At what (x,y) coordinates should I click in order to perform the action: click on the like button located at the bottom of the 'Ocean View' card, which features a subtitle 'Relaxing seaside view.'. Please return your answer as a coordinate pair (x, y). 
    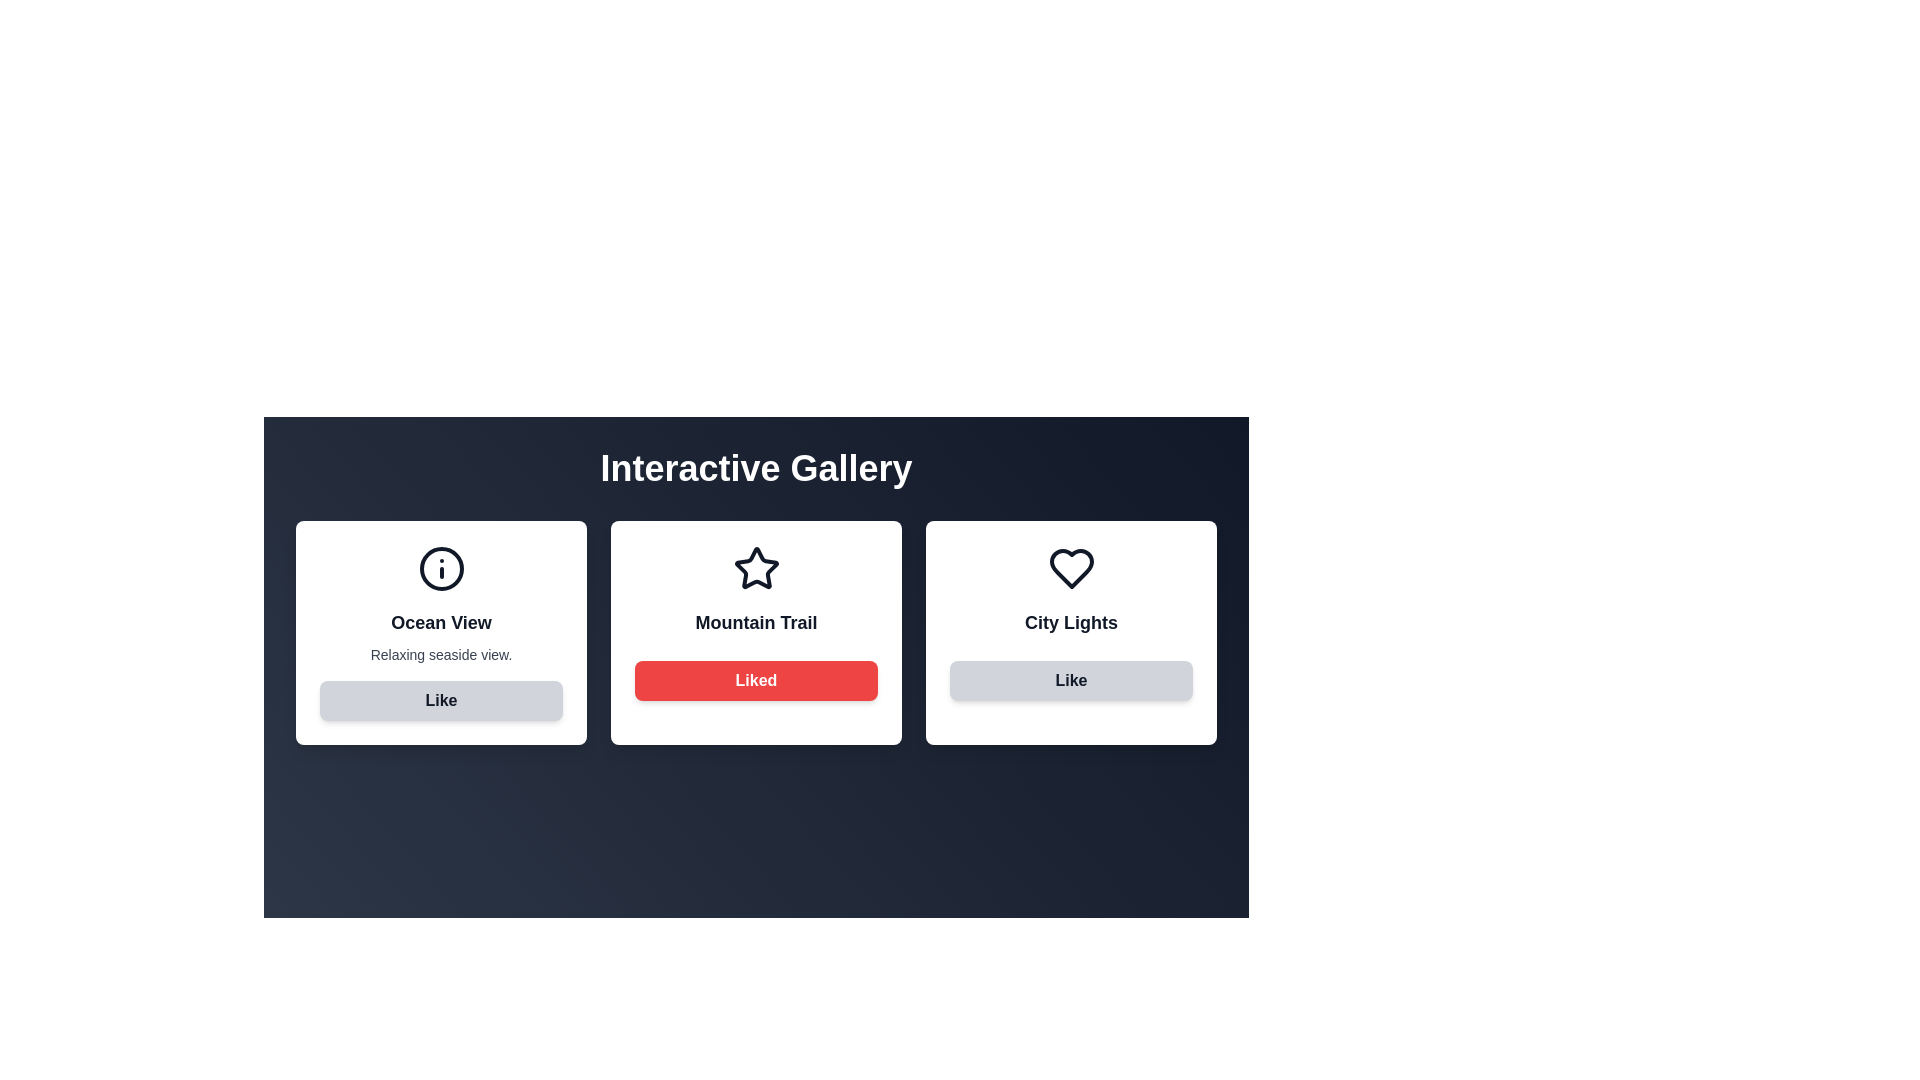
    Looking at the image, I should click on (440, 700).